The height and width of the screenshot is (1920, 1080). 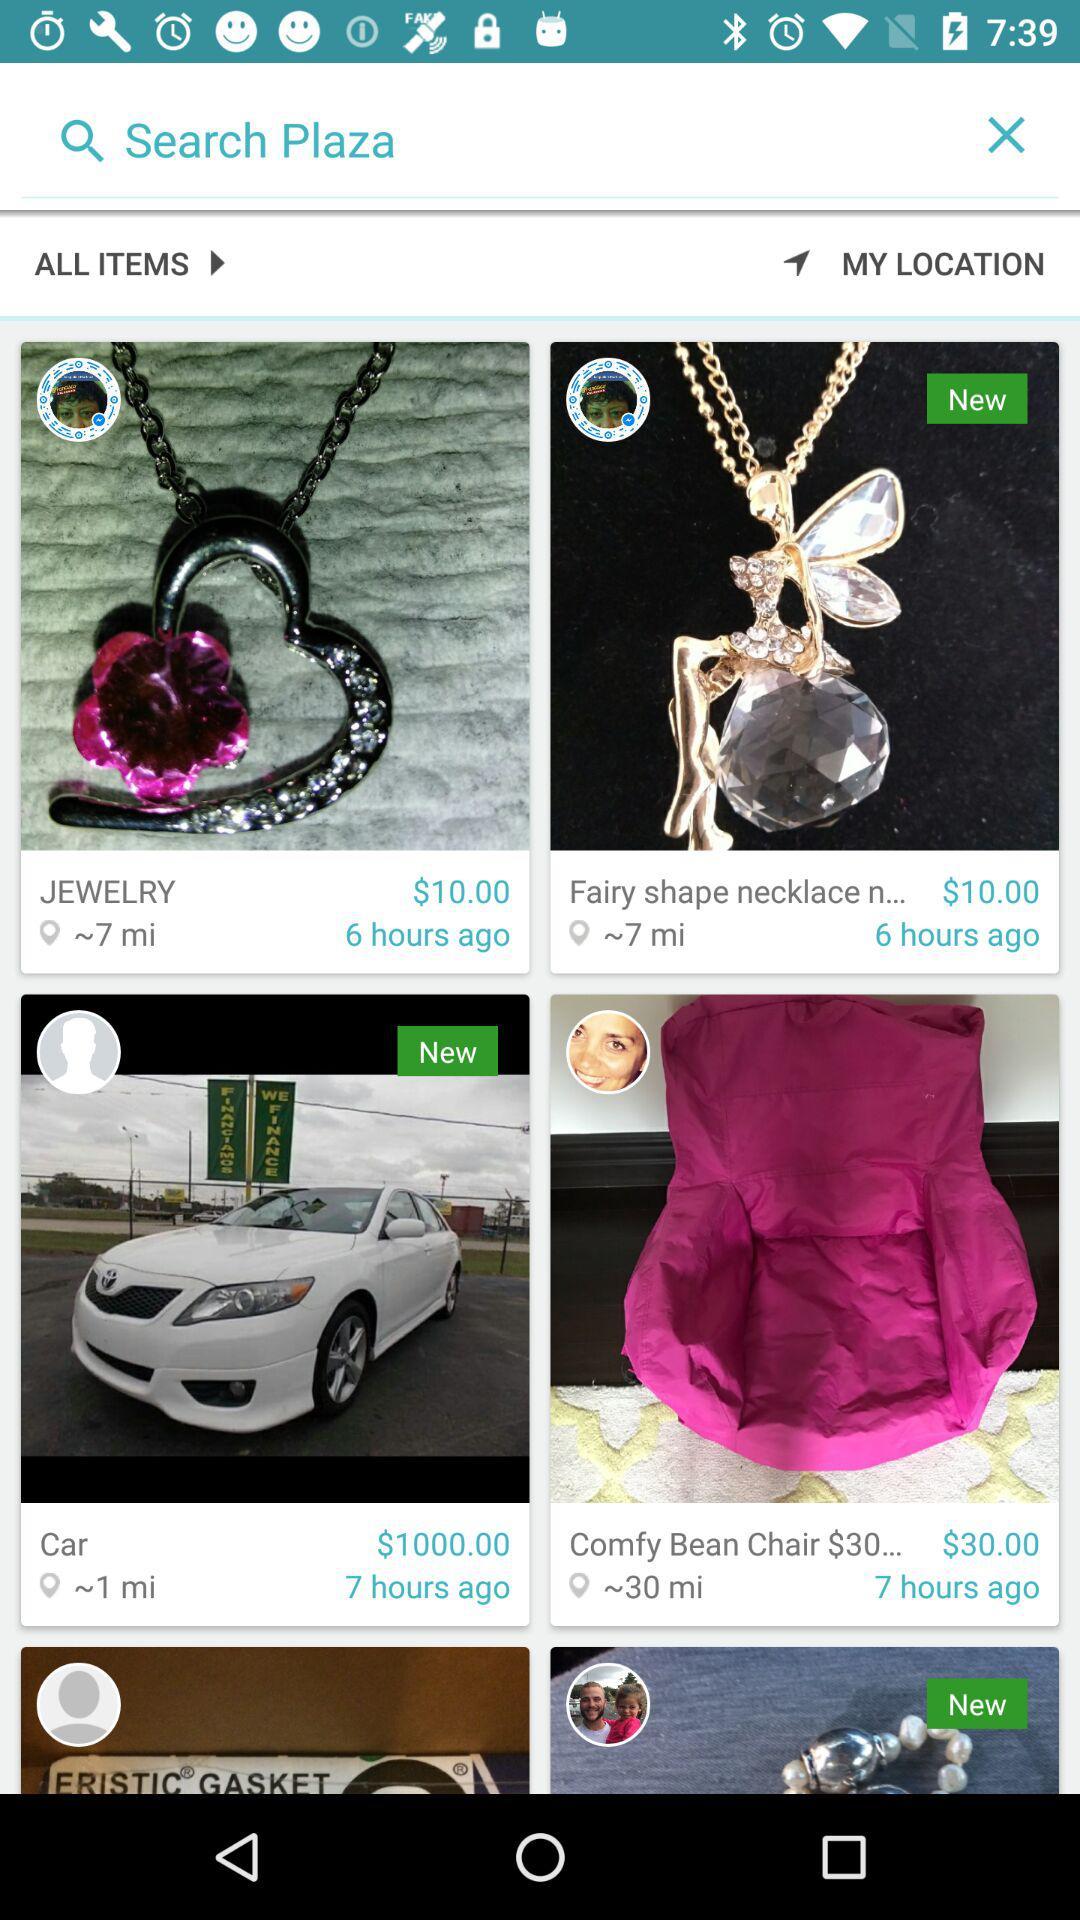 What do you see at coordinates (487, 133) in the screenshot?
I see `search plaza` at bounding box center [487, 133].